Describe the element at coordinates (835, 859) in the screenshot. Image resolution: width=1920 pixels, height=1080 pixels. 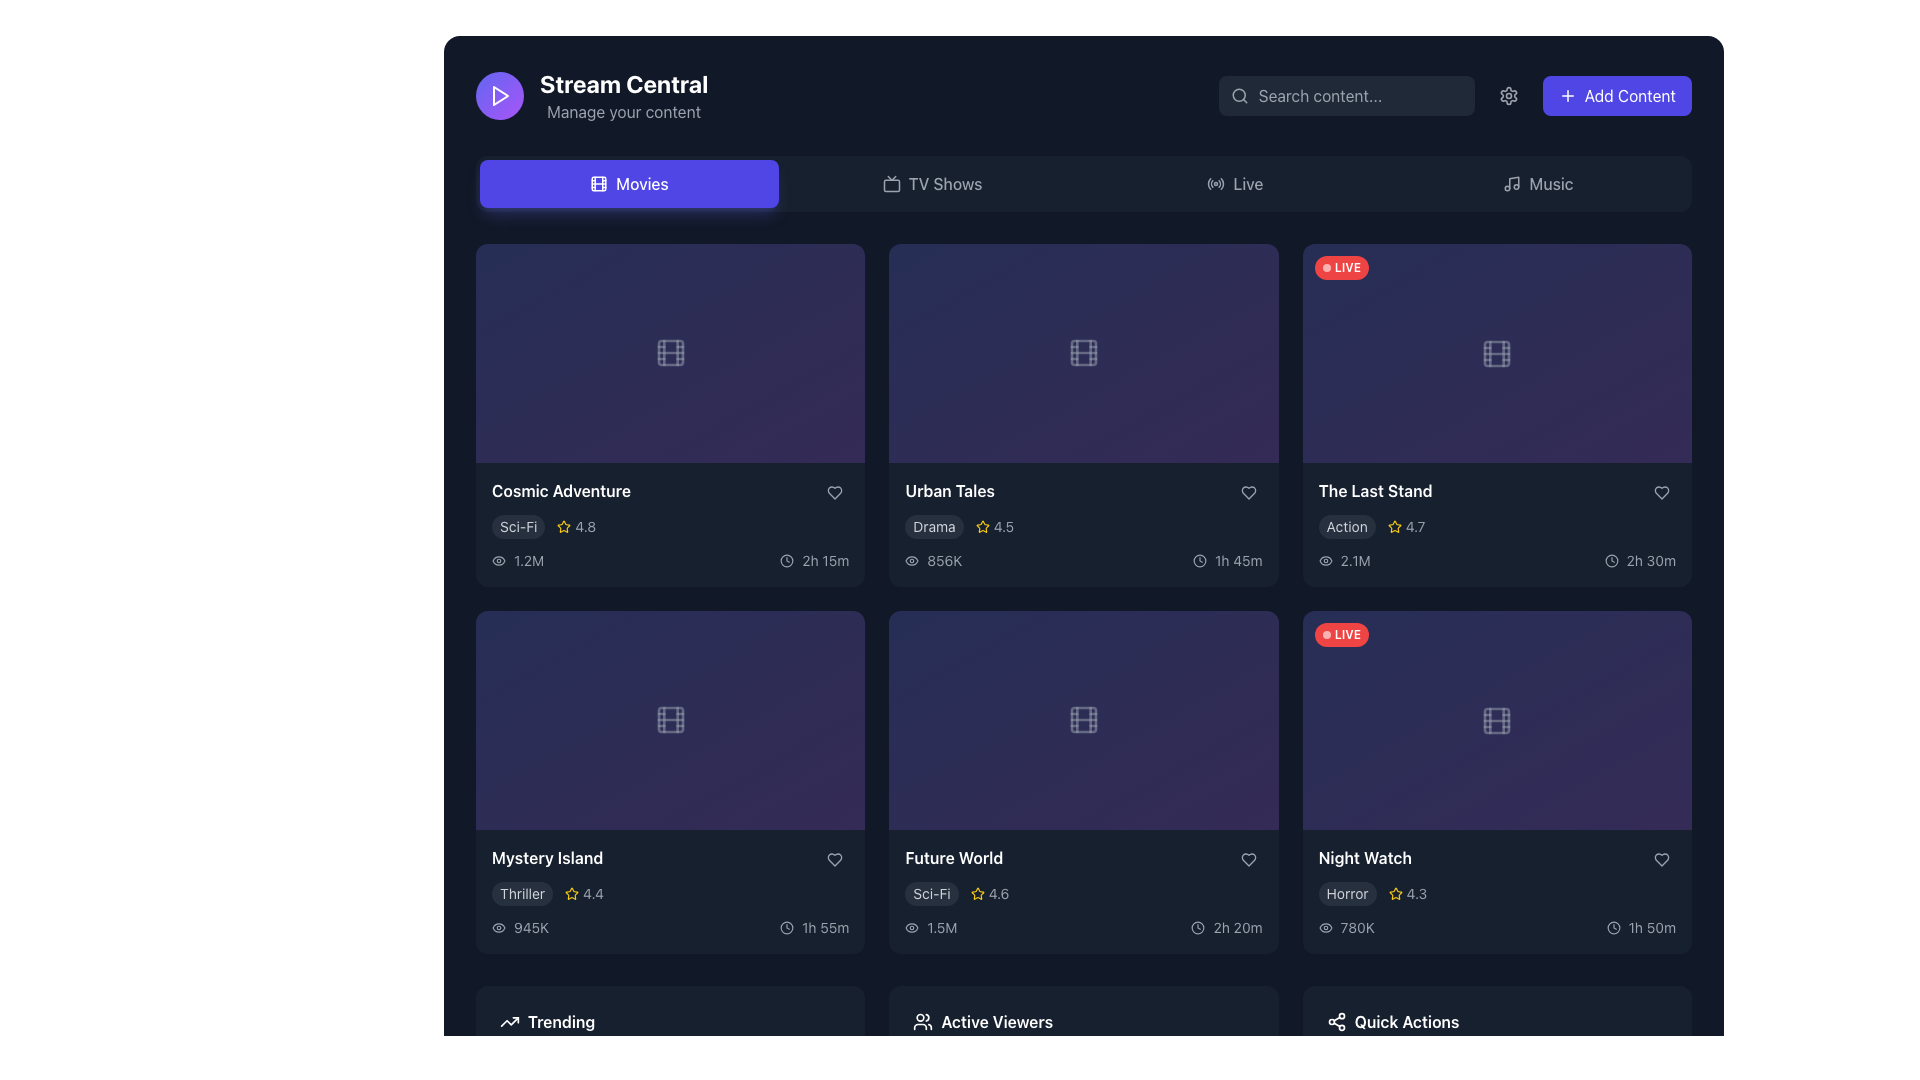
I see `the heart-shaped icon located at the bottom-right corner of the 'Mystery Island' content card to mark or unmark it as favorite` at that location.